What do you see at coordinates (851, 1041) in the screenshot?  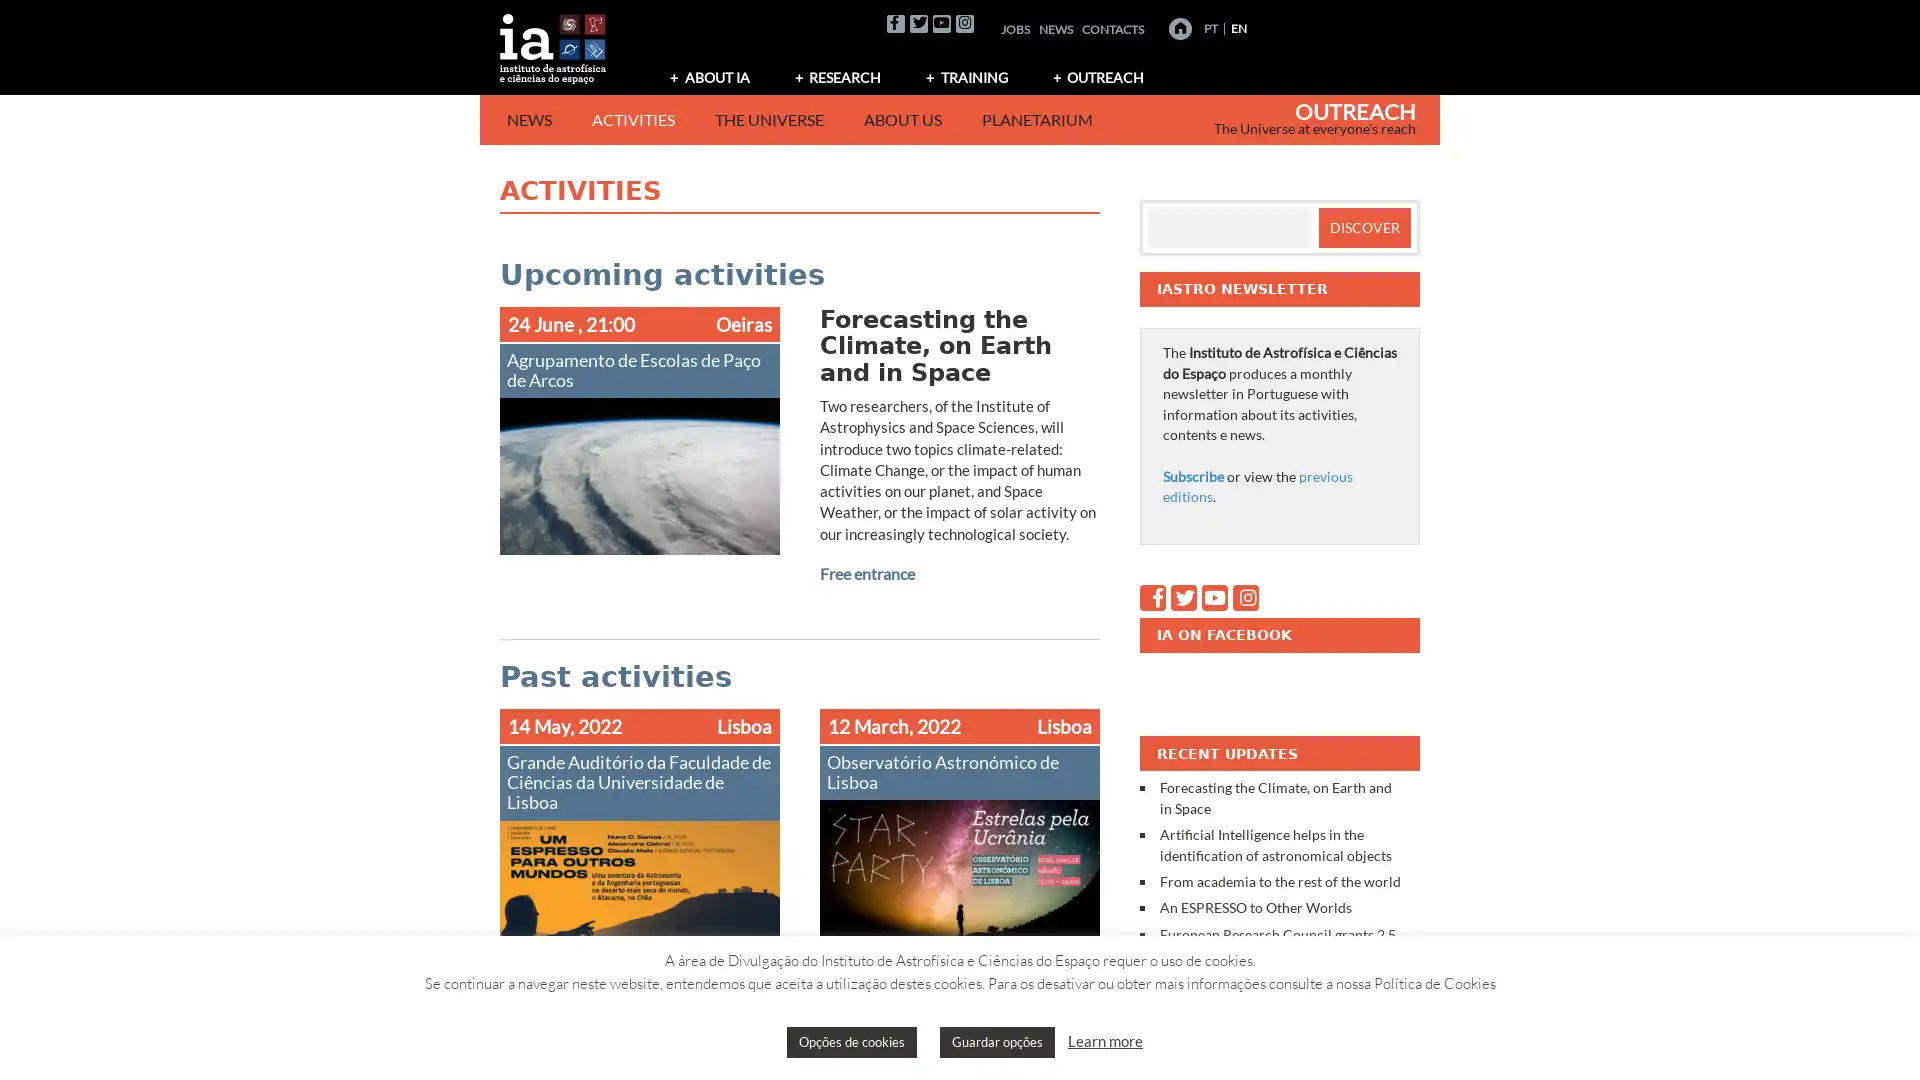 I see `Opcoes de cookies` at bounding box center [851, 1041].